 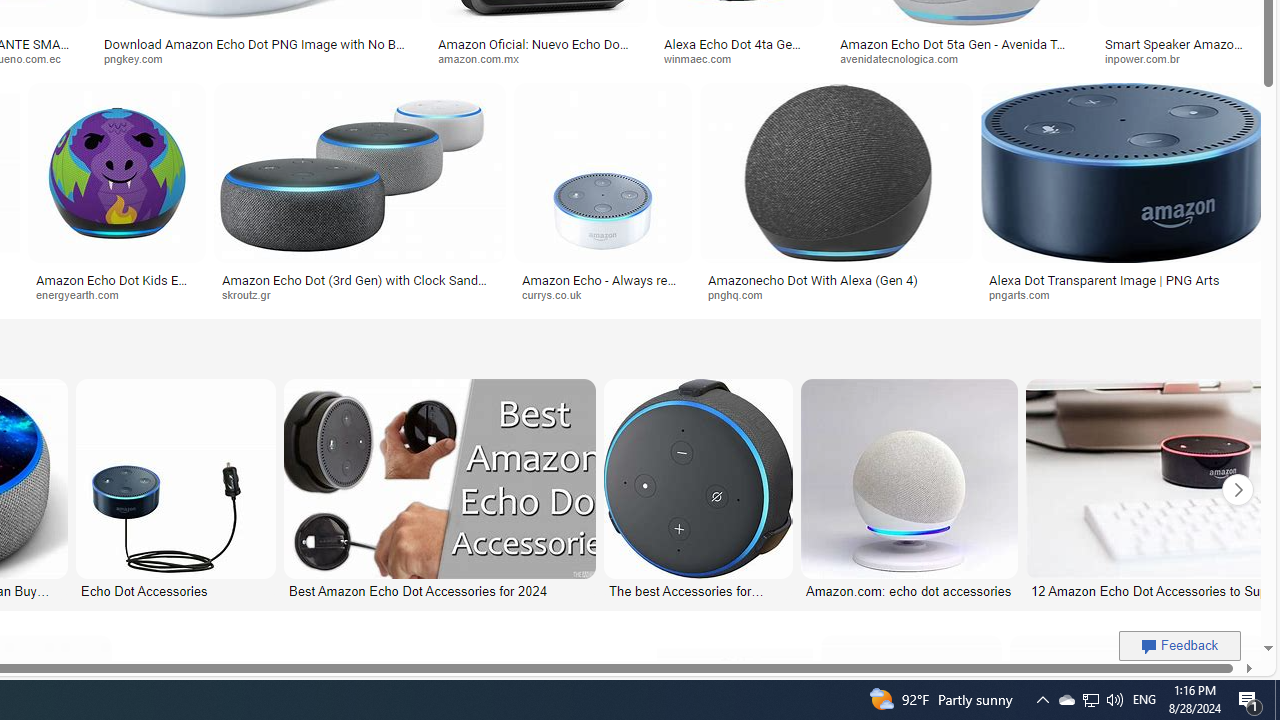 I want to click on 'Alexa Dot Transparent Image | PNG Artspngarts.comSave', so click(x=1123, y=196).